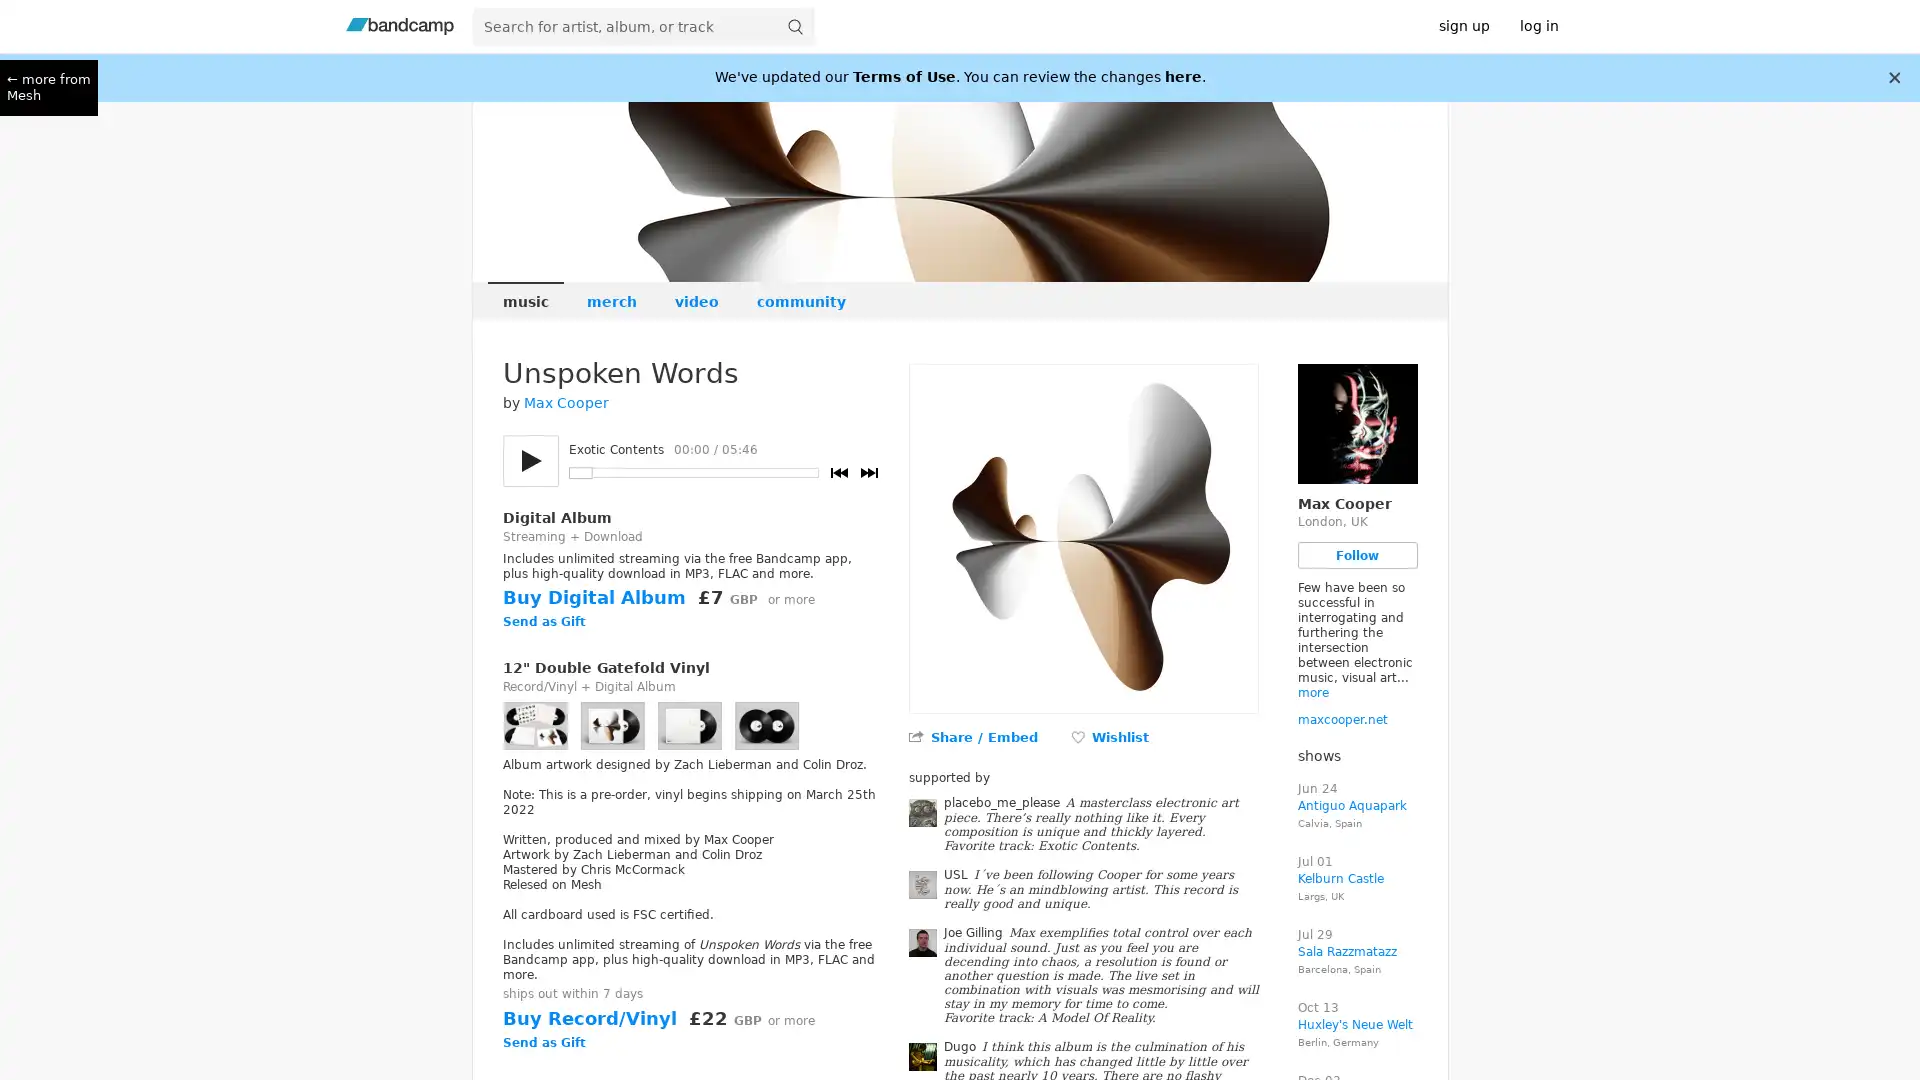 The image size is (1920, 1080). Describe the element at coordinates (588, 1018) in the screenshot. I see `Buy Record/Vinyl` at that location.